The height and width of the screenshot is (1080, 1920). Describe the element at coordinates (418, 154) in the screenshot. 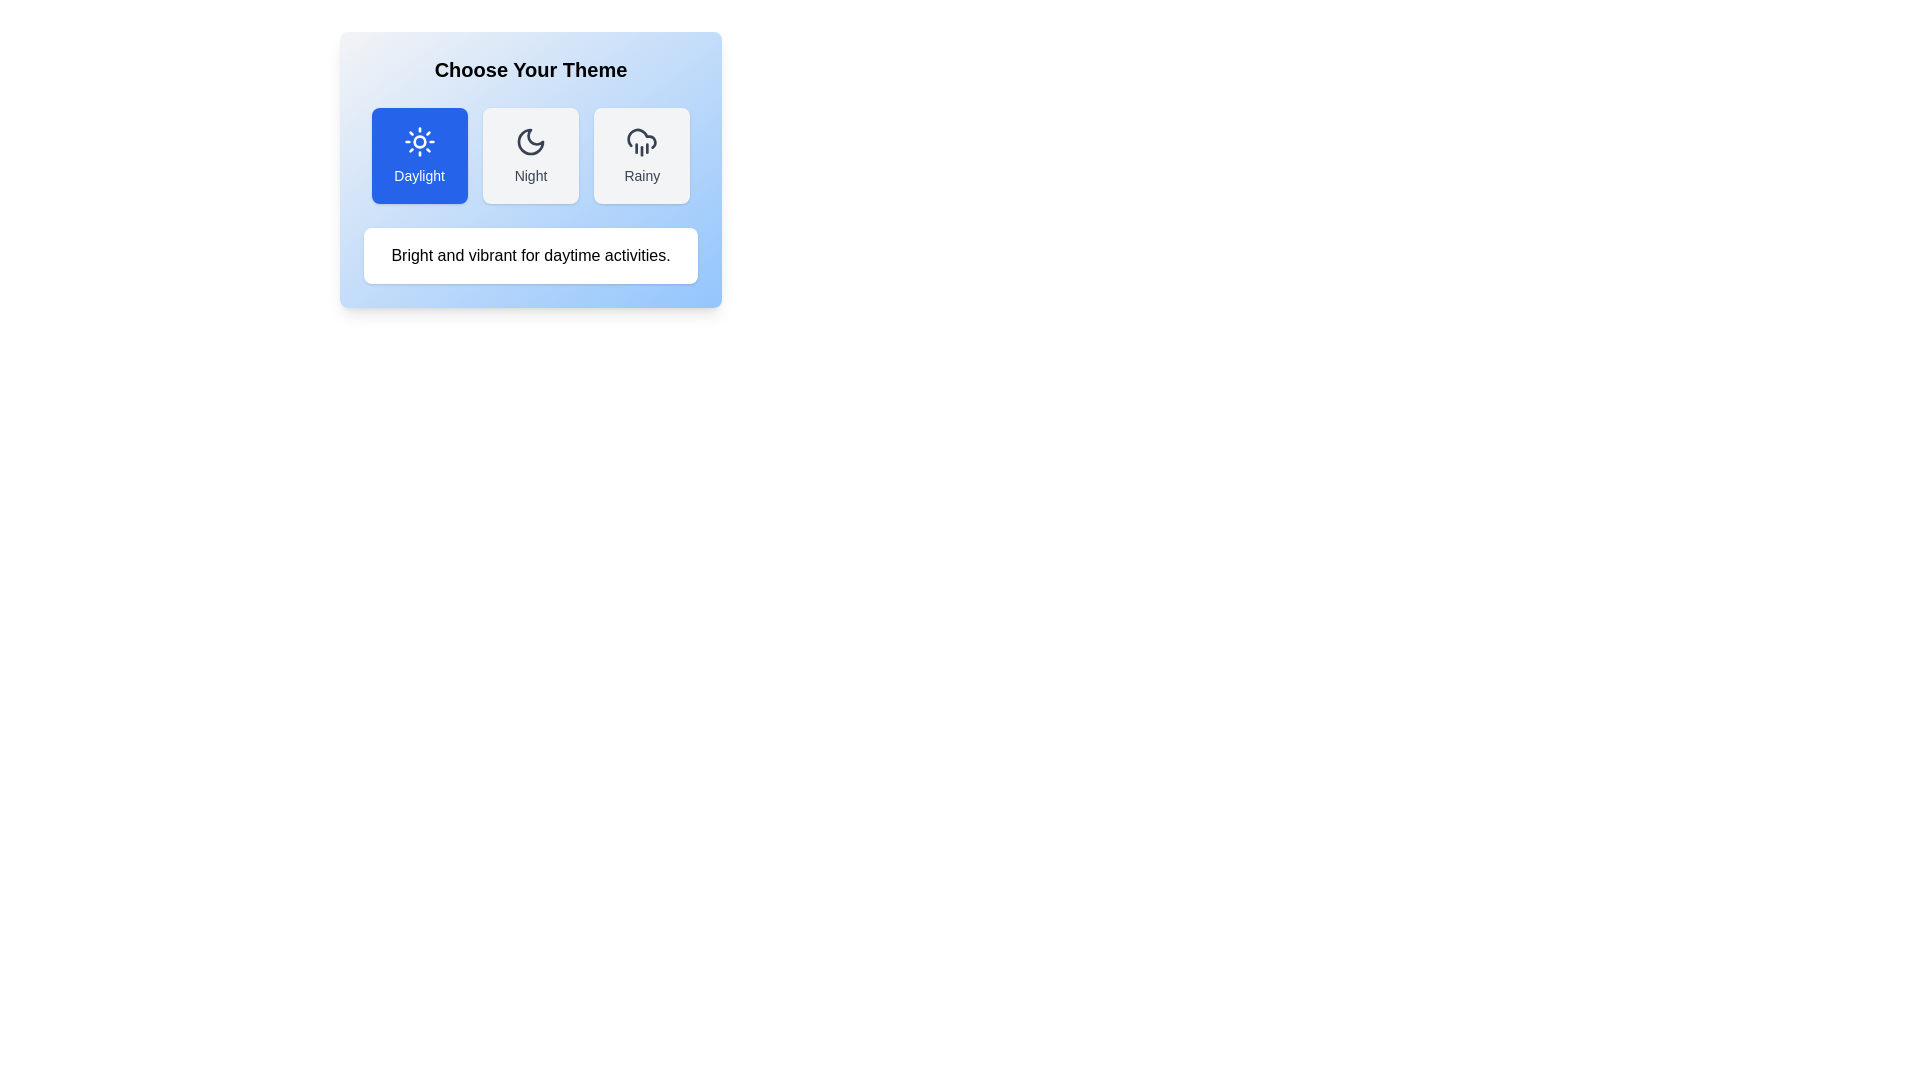

I see `the theme button corresponding to Daylight` at that location.